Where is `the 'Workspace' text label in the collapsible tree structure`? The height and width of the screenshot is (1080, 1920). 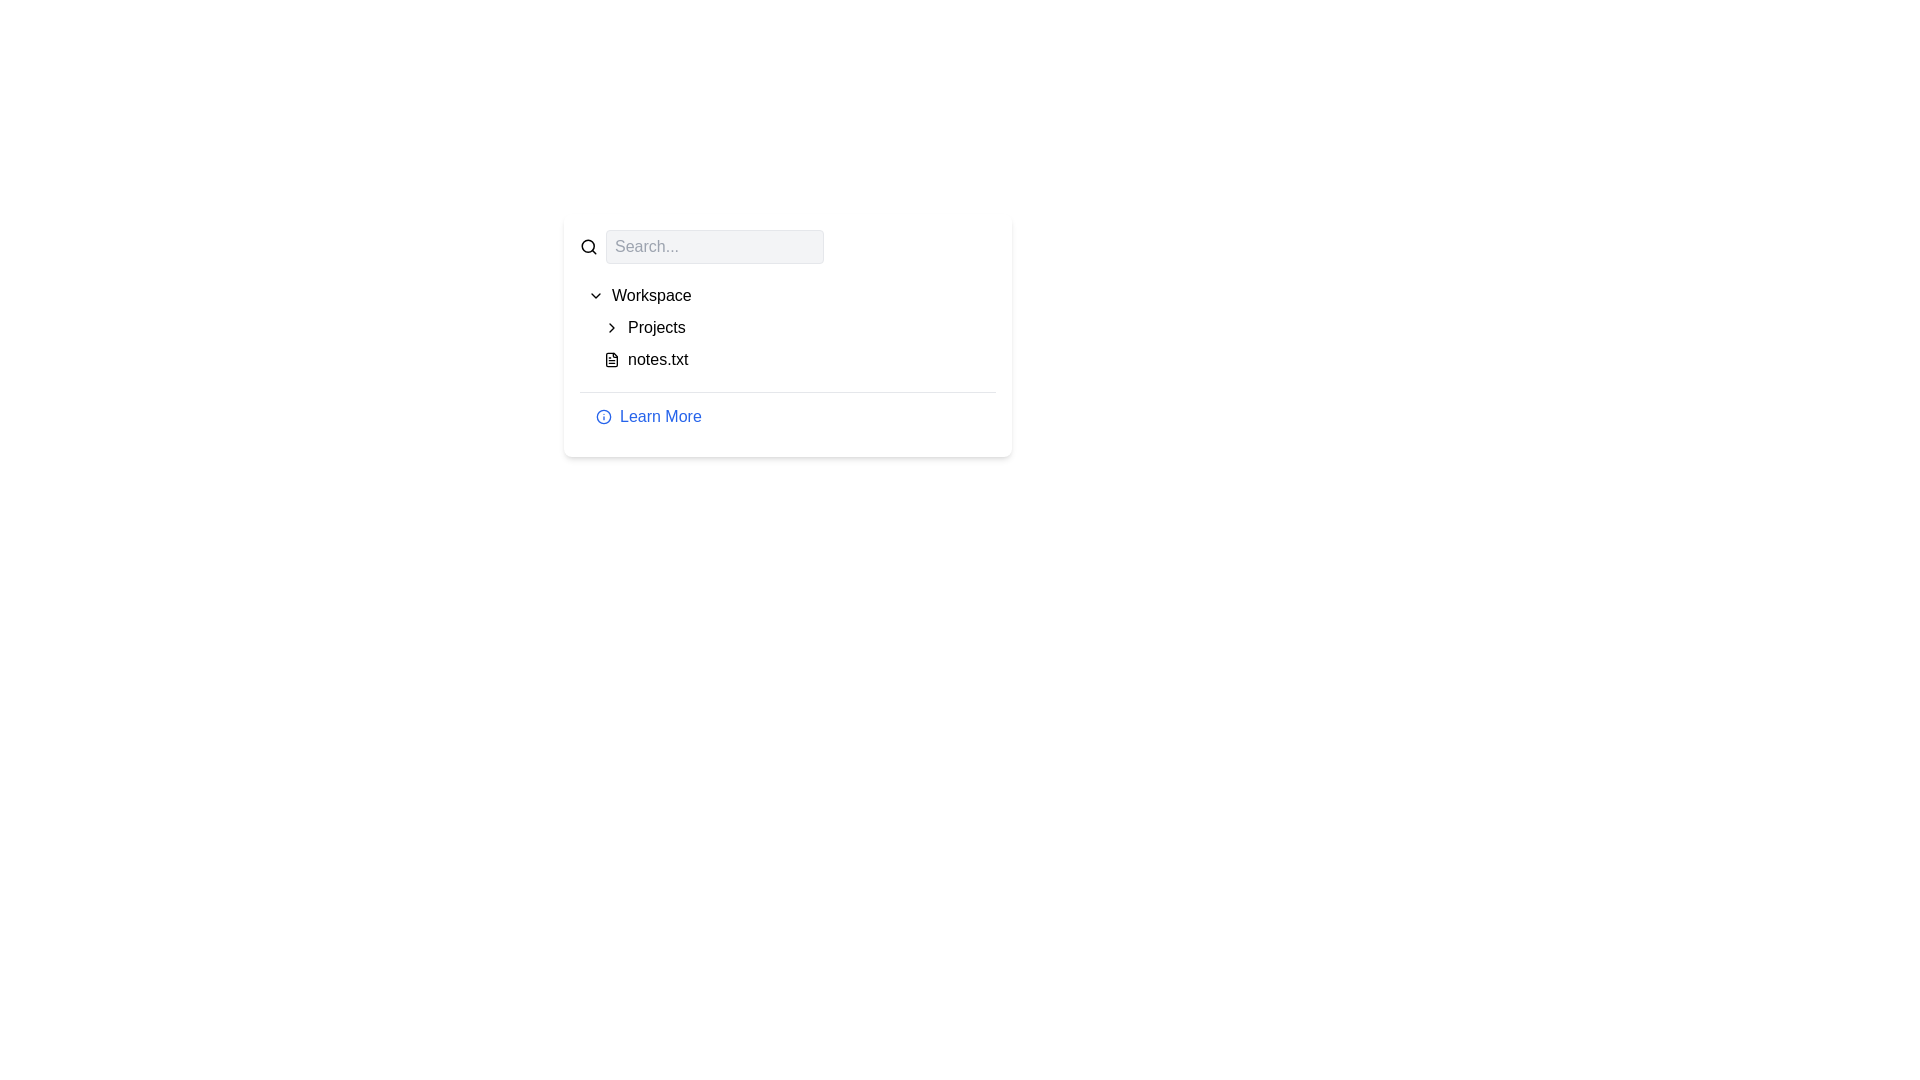 the 'Workspace' text label in the collapsible tree structure is located at coordinates (651, 296).